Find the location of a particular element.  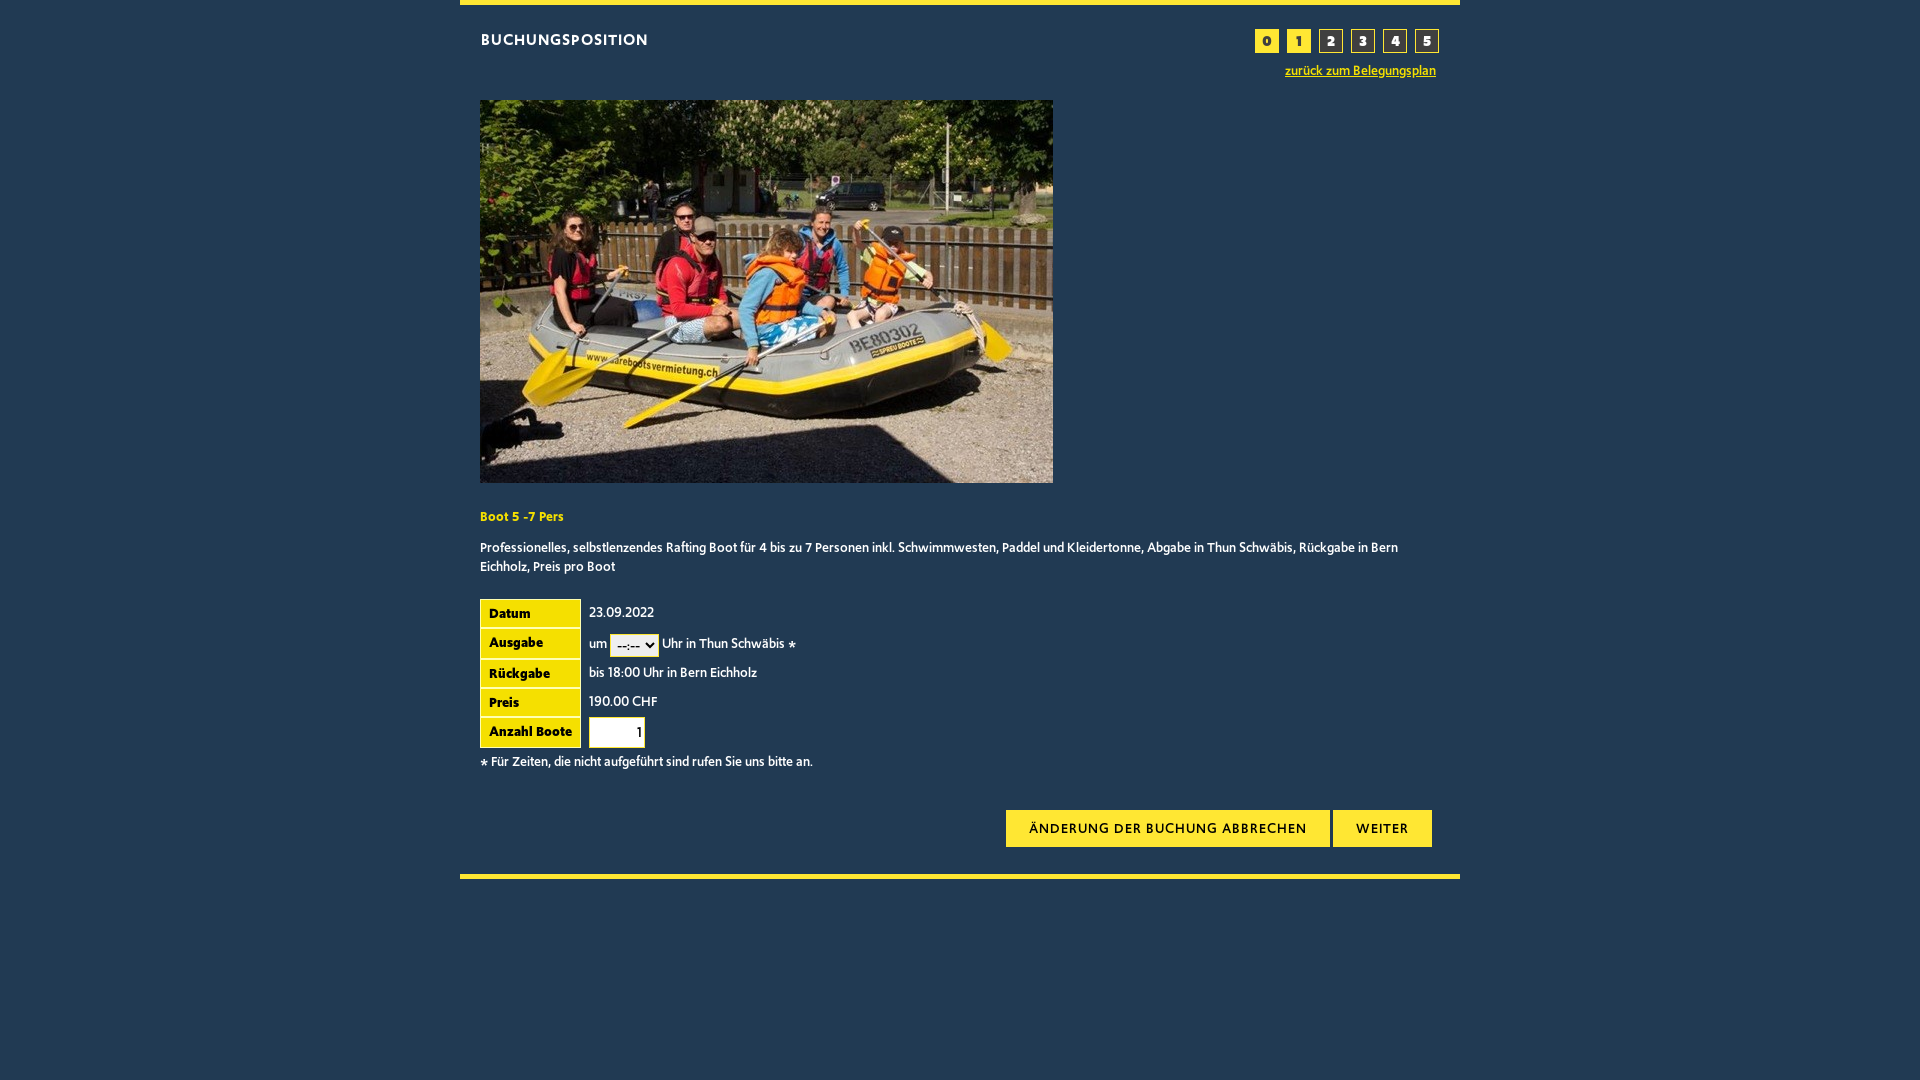

'2' is located at coordinates (1330, 41).